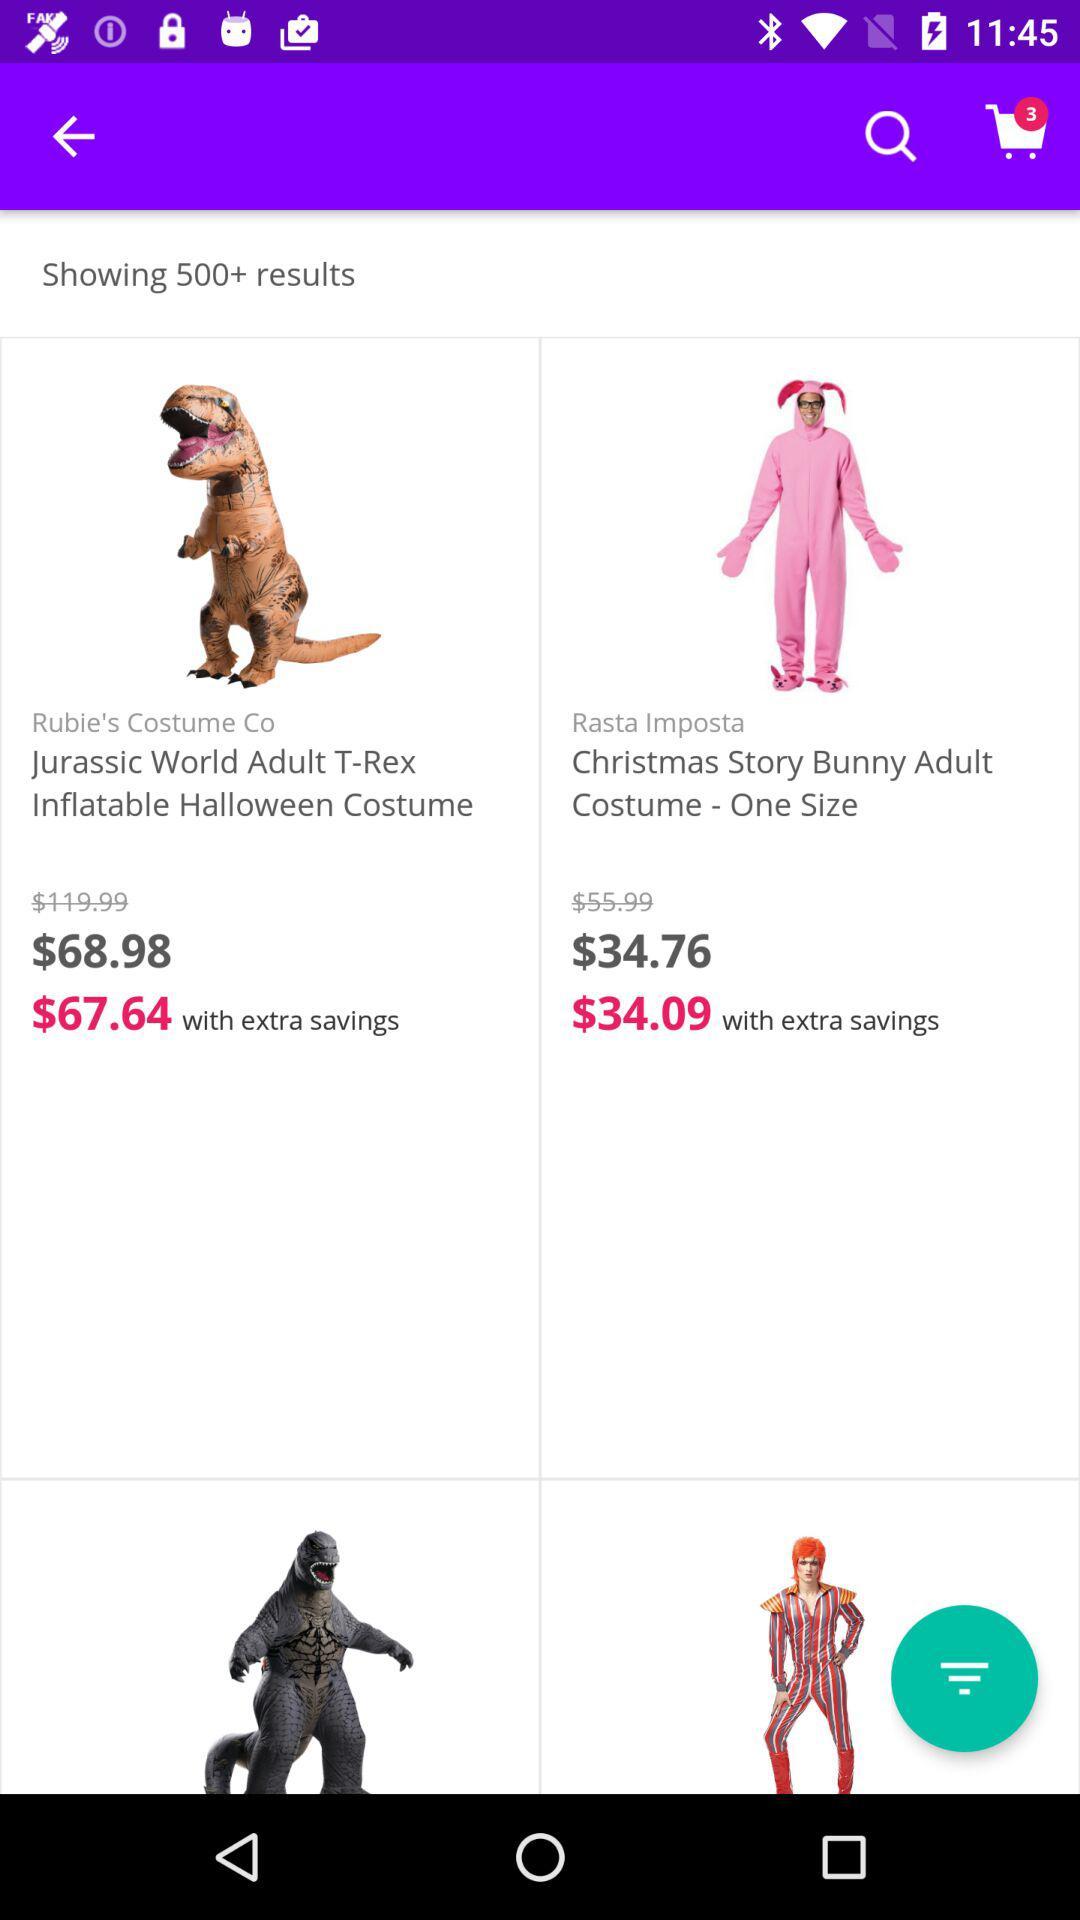 This screenshot has height=1920, width=1080. Describe the element at coordinates (72, 135) in the screenshot. I see `the icon above the showing 500+ results` at that location.